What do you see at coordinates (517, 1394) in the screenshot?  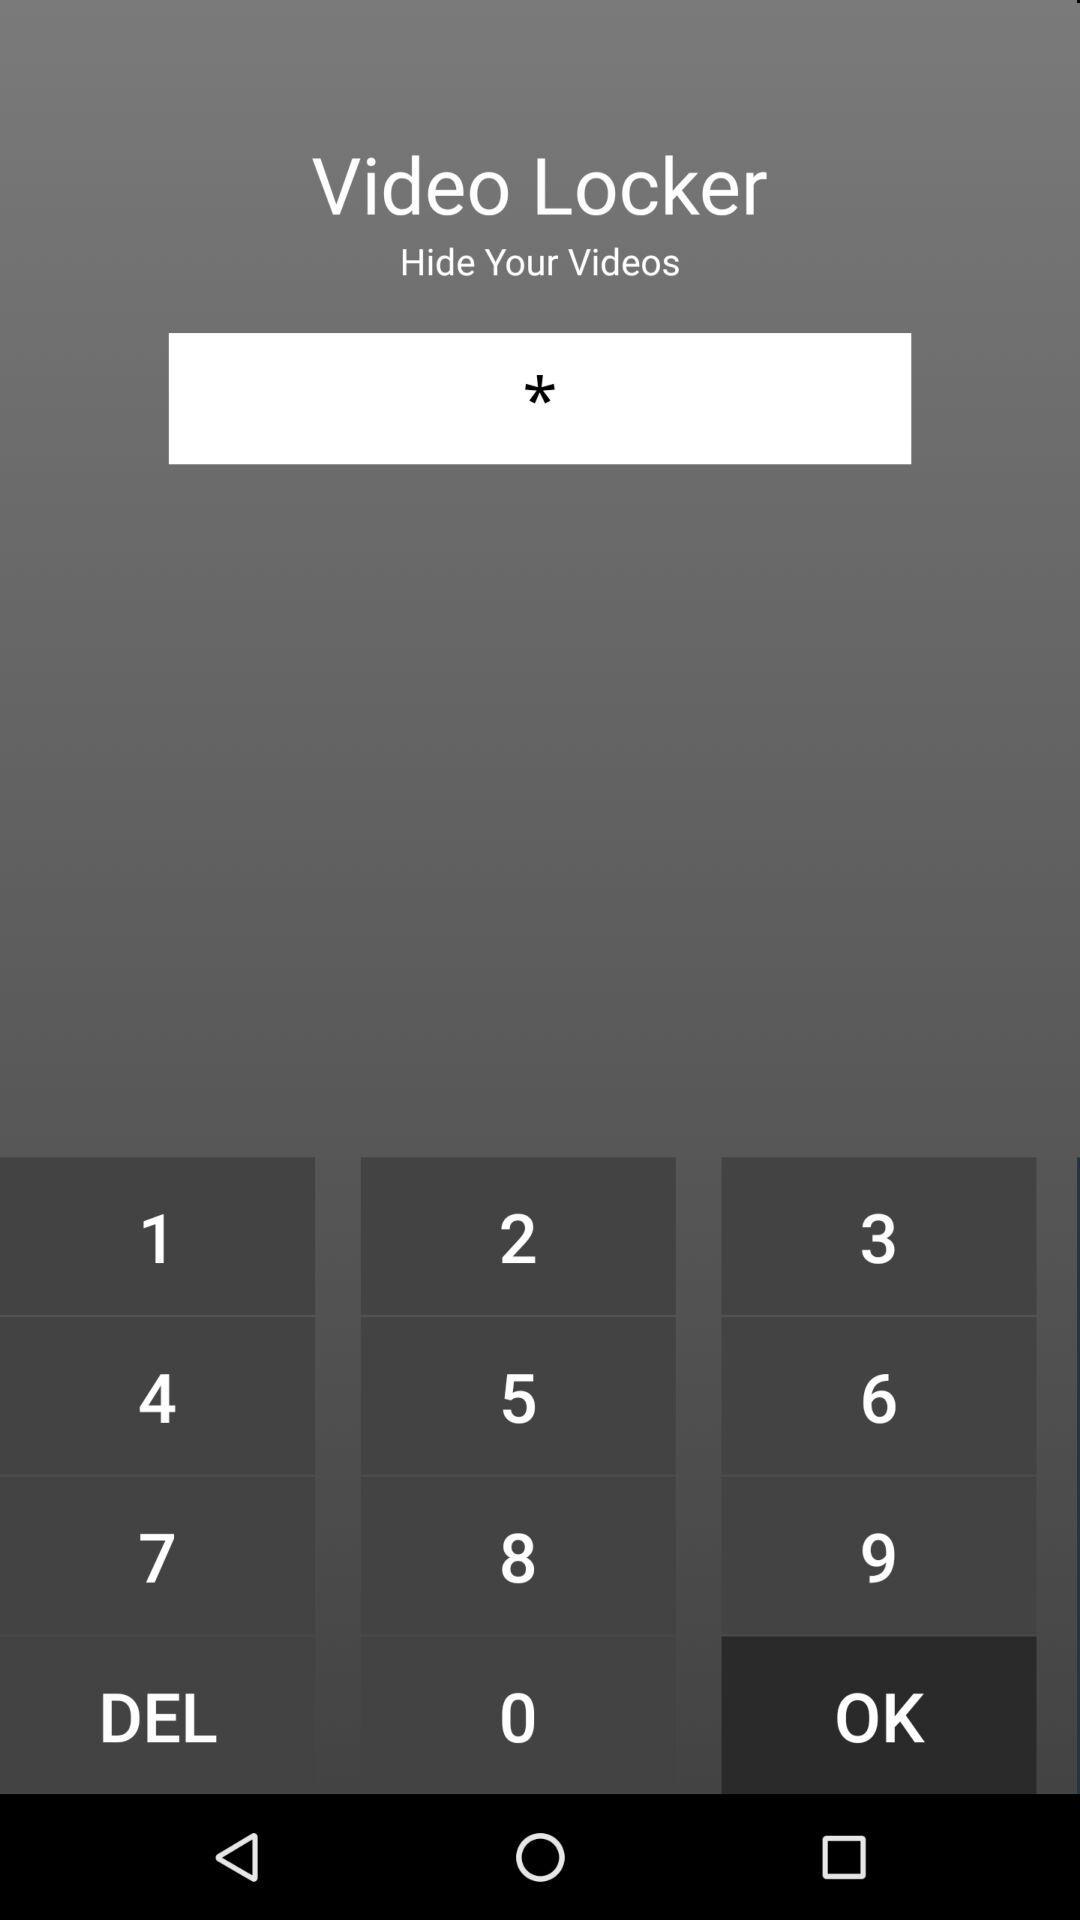 I see `the item below 2 item` at bounding box center [517, 1394].